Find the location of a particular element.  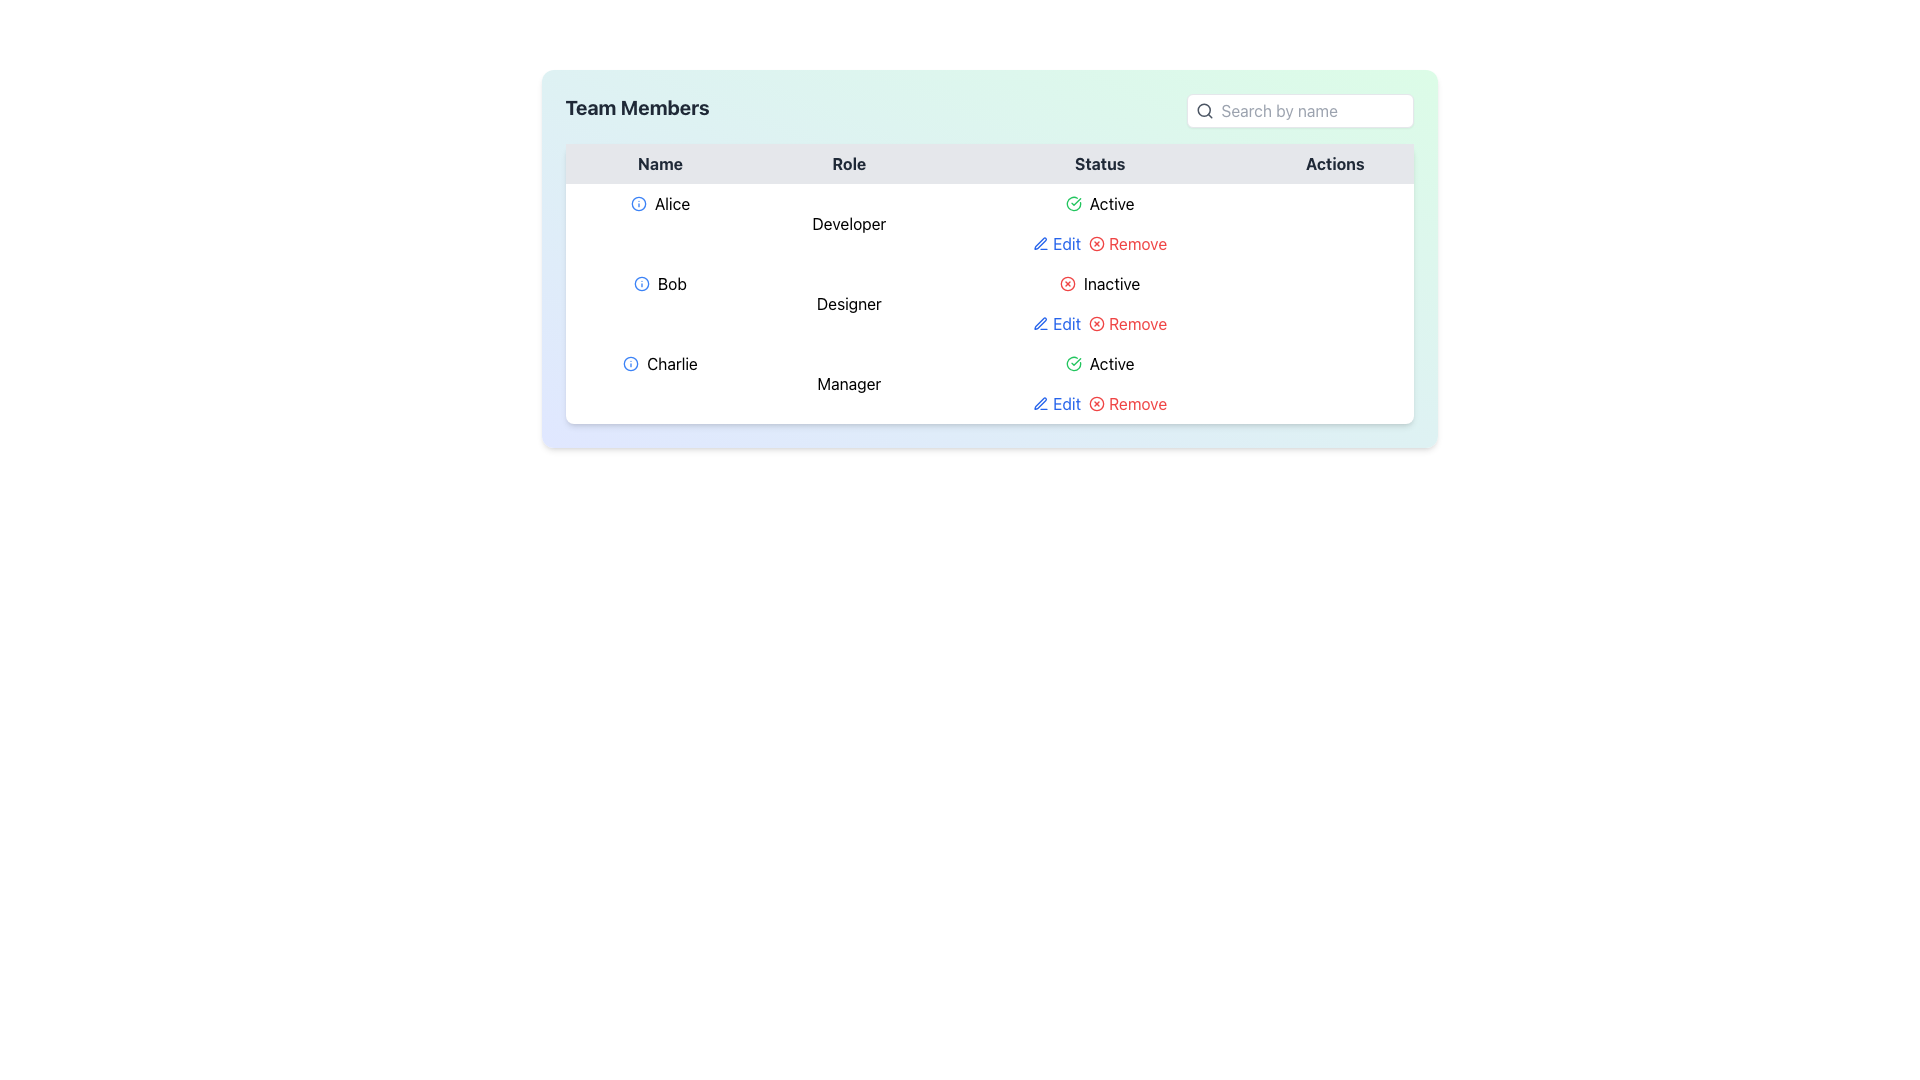

the 'Designer' label in the 'Role' column of the table corresponding to the 'Bob' row is located at coordinates (849, 304).